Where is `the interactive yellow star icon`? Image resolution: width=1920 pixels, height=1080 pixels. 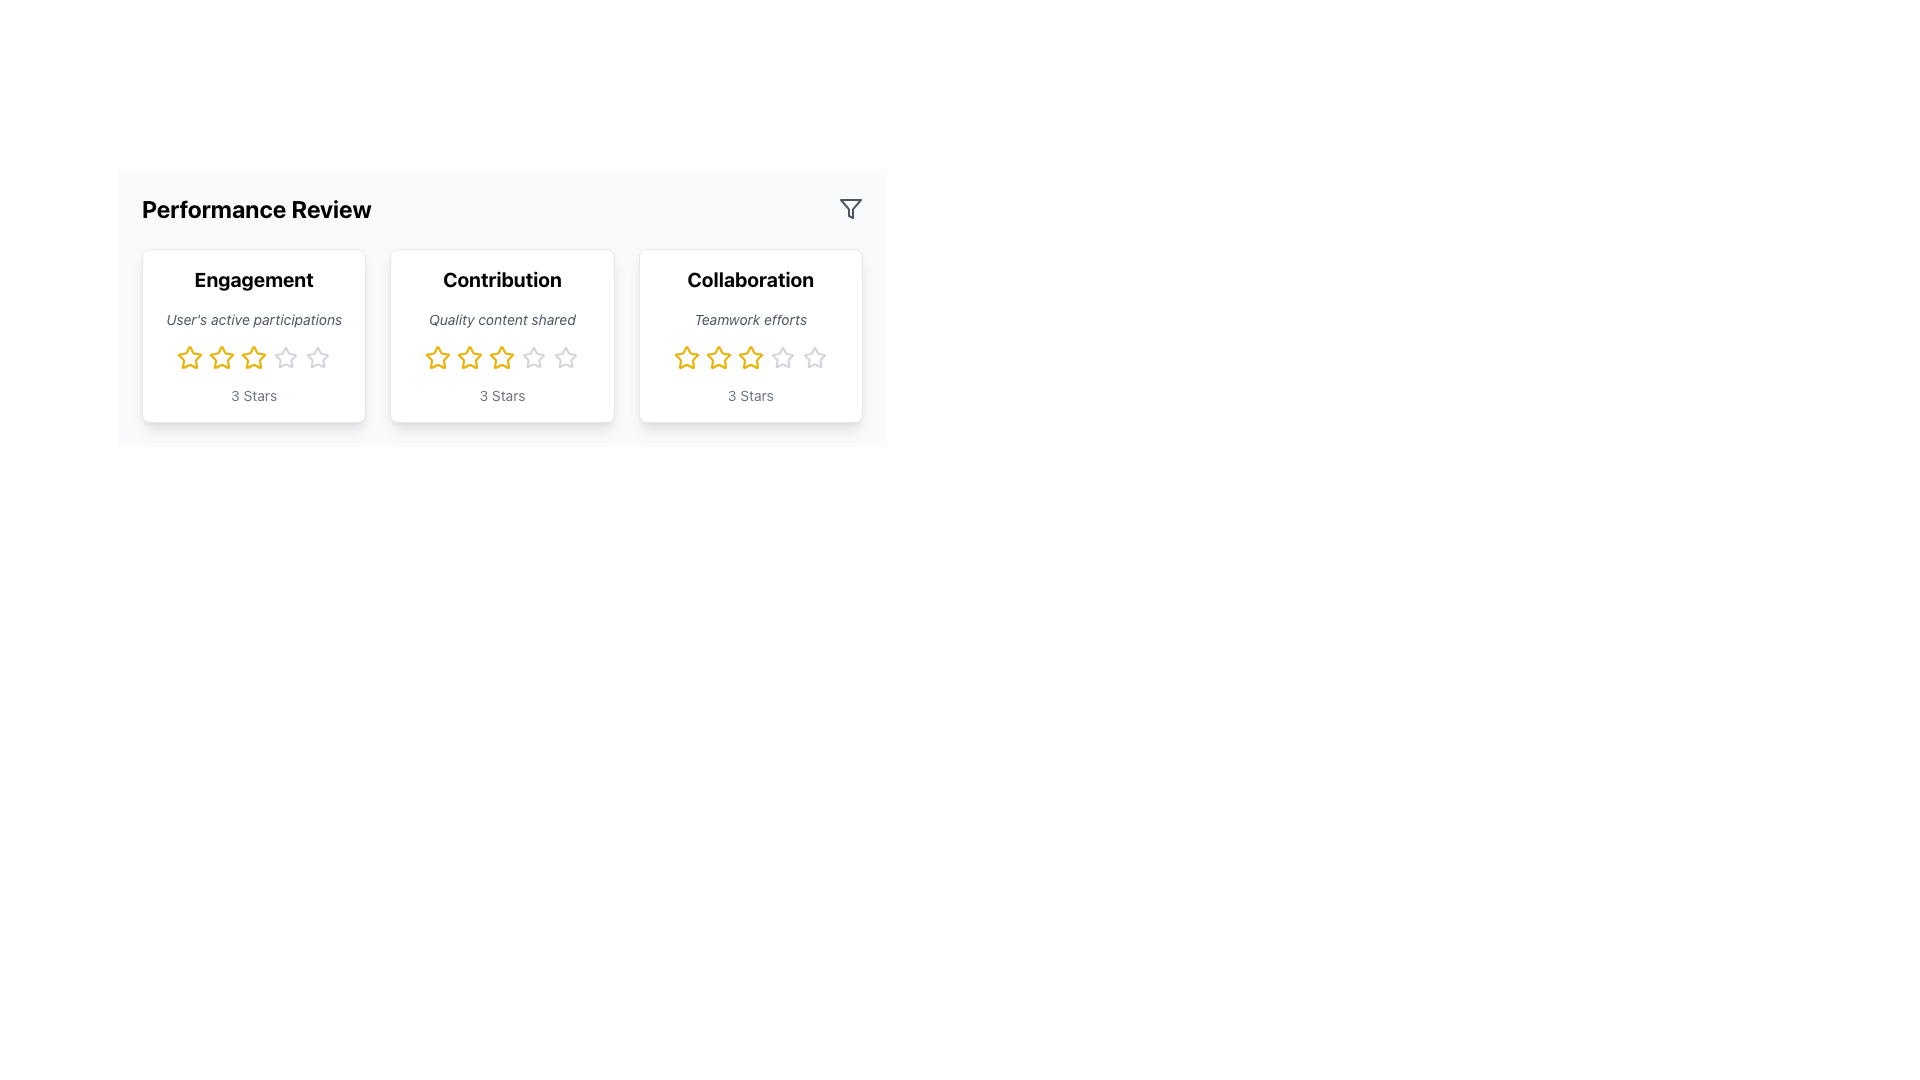 the interactive yellow star icon is located at coordinates (686, 356).